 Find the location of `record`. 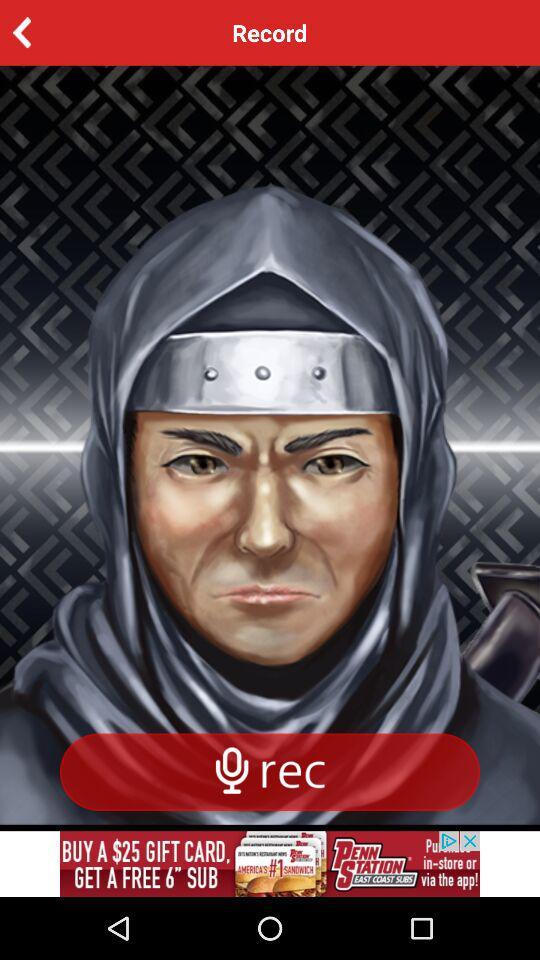

record is located at coordinates (52, 31).